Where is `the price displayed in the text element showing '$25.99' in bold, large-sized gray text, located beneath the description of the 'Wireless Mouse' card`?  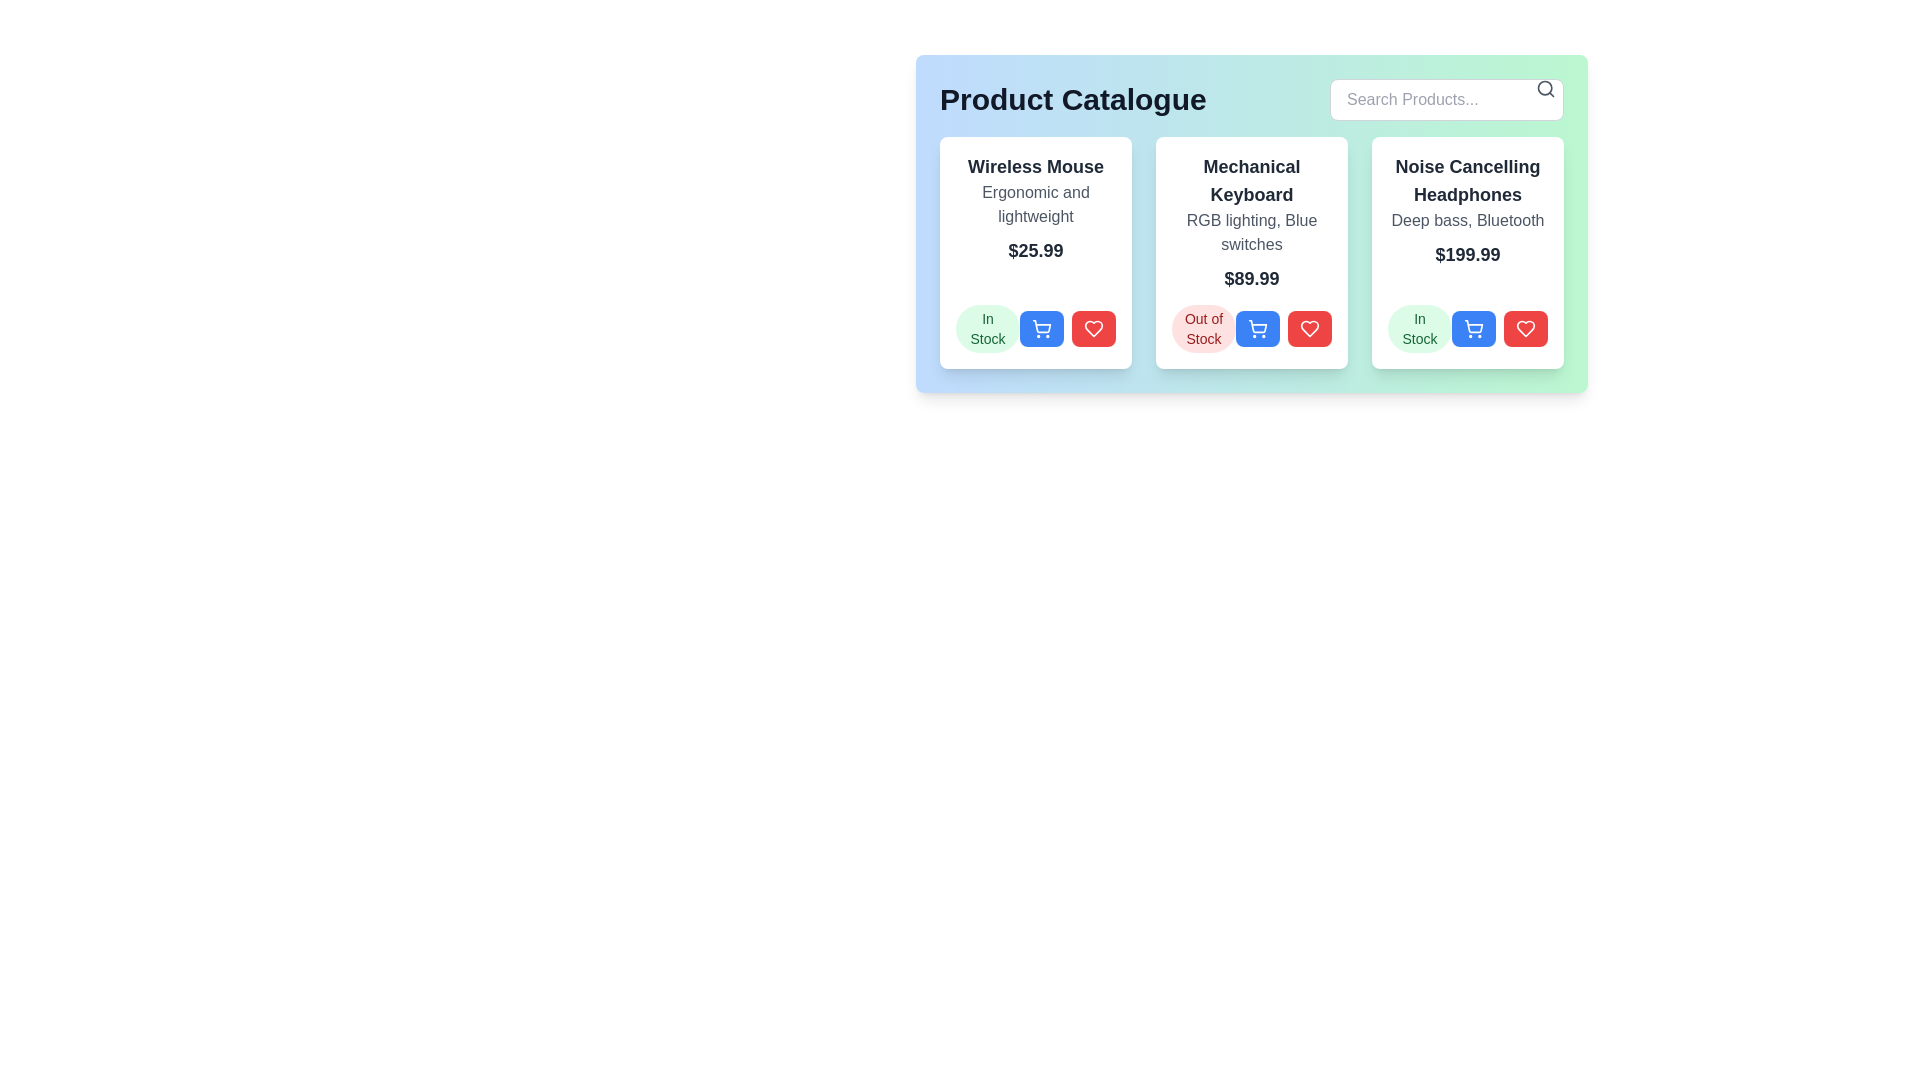
the price displayed in the text element showing '$25.99' in bold, large-sized gray text, located beneath the description of the 'Wireless Mouse' card is located at coordinates (1036, 249).